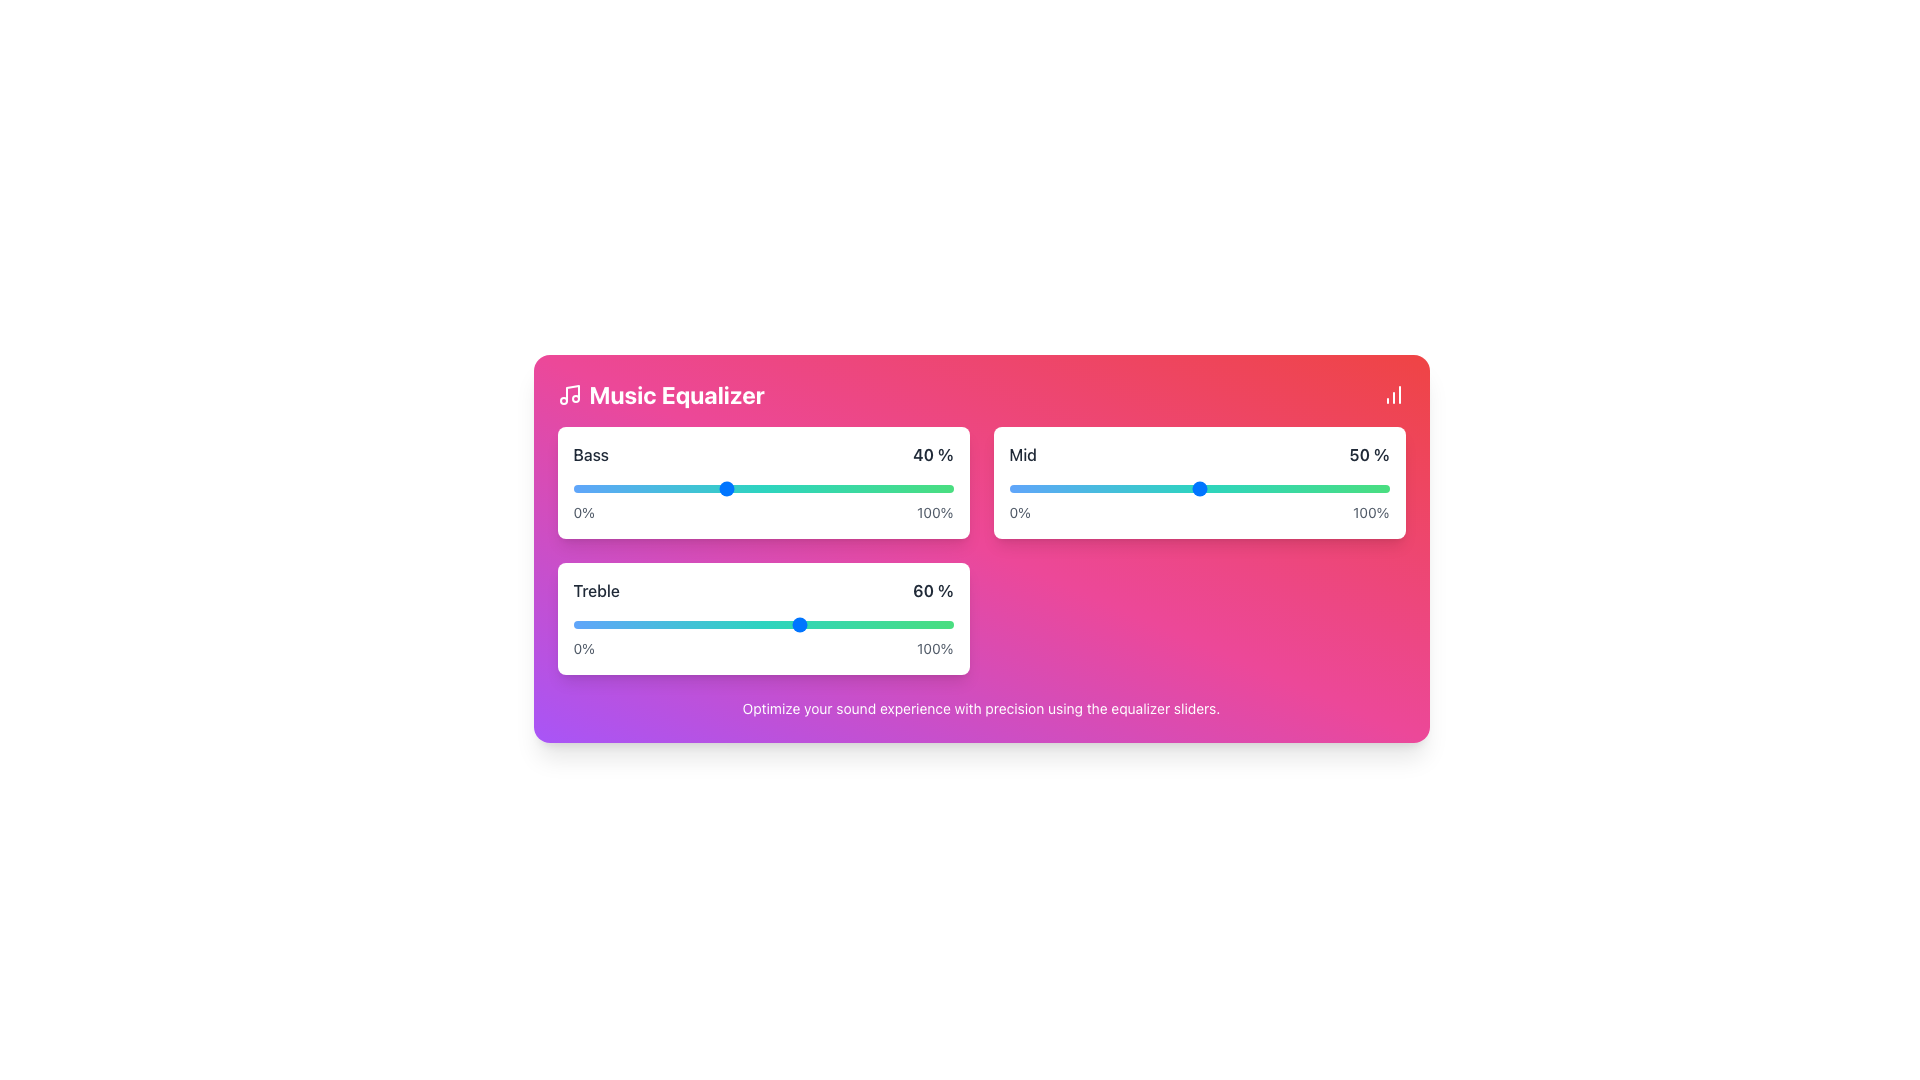 This screenshot has width=1920, height=1080. Describe the element at coordinates (568, 394) in the screenshot. I see `the music note icon, which is the leftmost component of the 'Music Equalizer' header section, styled in line art with a pink background` at that location.